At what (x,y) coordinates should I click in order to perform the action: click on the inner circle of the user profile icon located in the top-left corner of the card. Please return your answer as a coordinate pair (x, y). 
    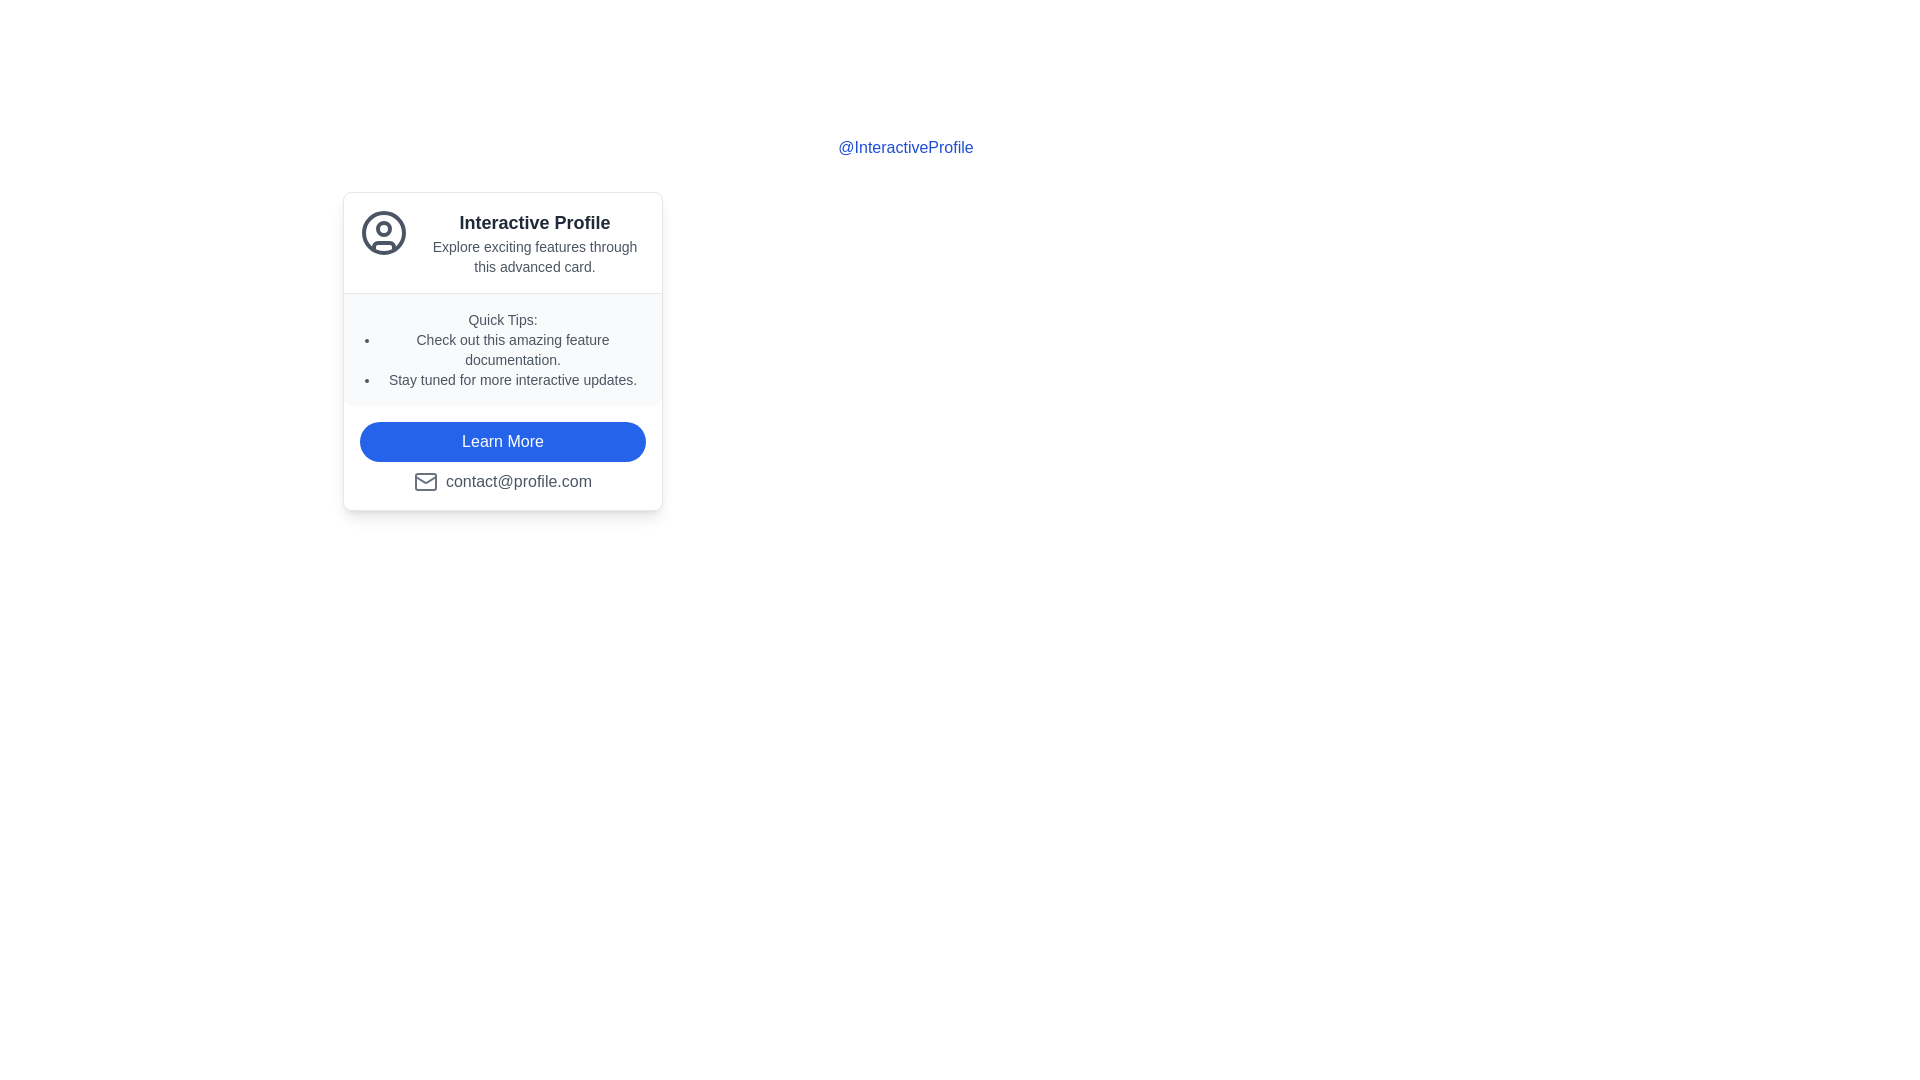
    Looking at the image, I should click on (384, 231).